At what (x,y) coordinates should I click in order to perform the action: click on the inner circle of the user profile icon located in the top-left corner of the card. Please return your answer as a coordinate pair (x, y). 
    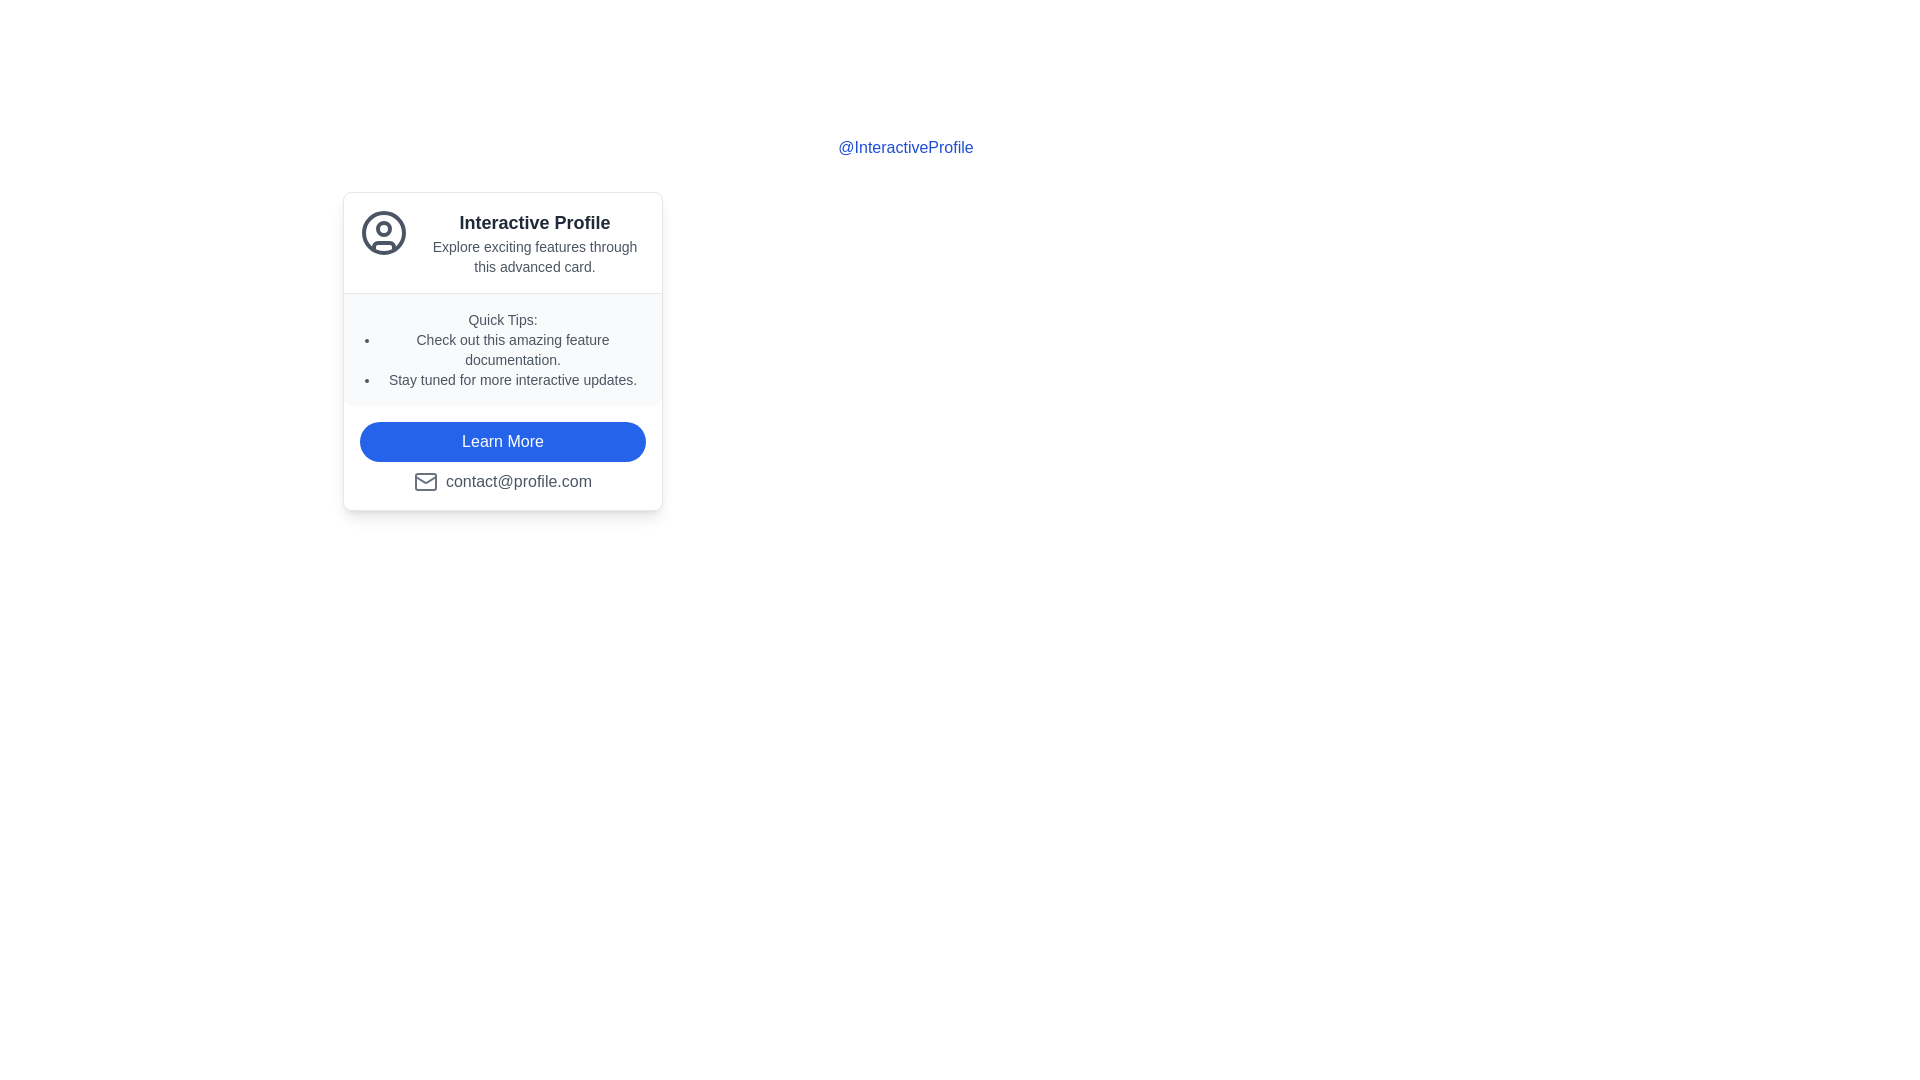
    Looking at the image, I should click on (384, 231).